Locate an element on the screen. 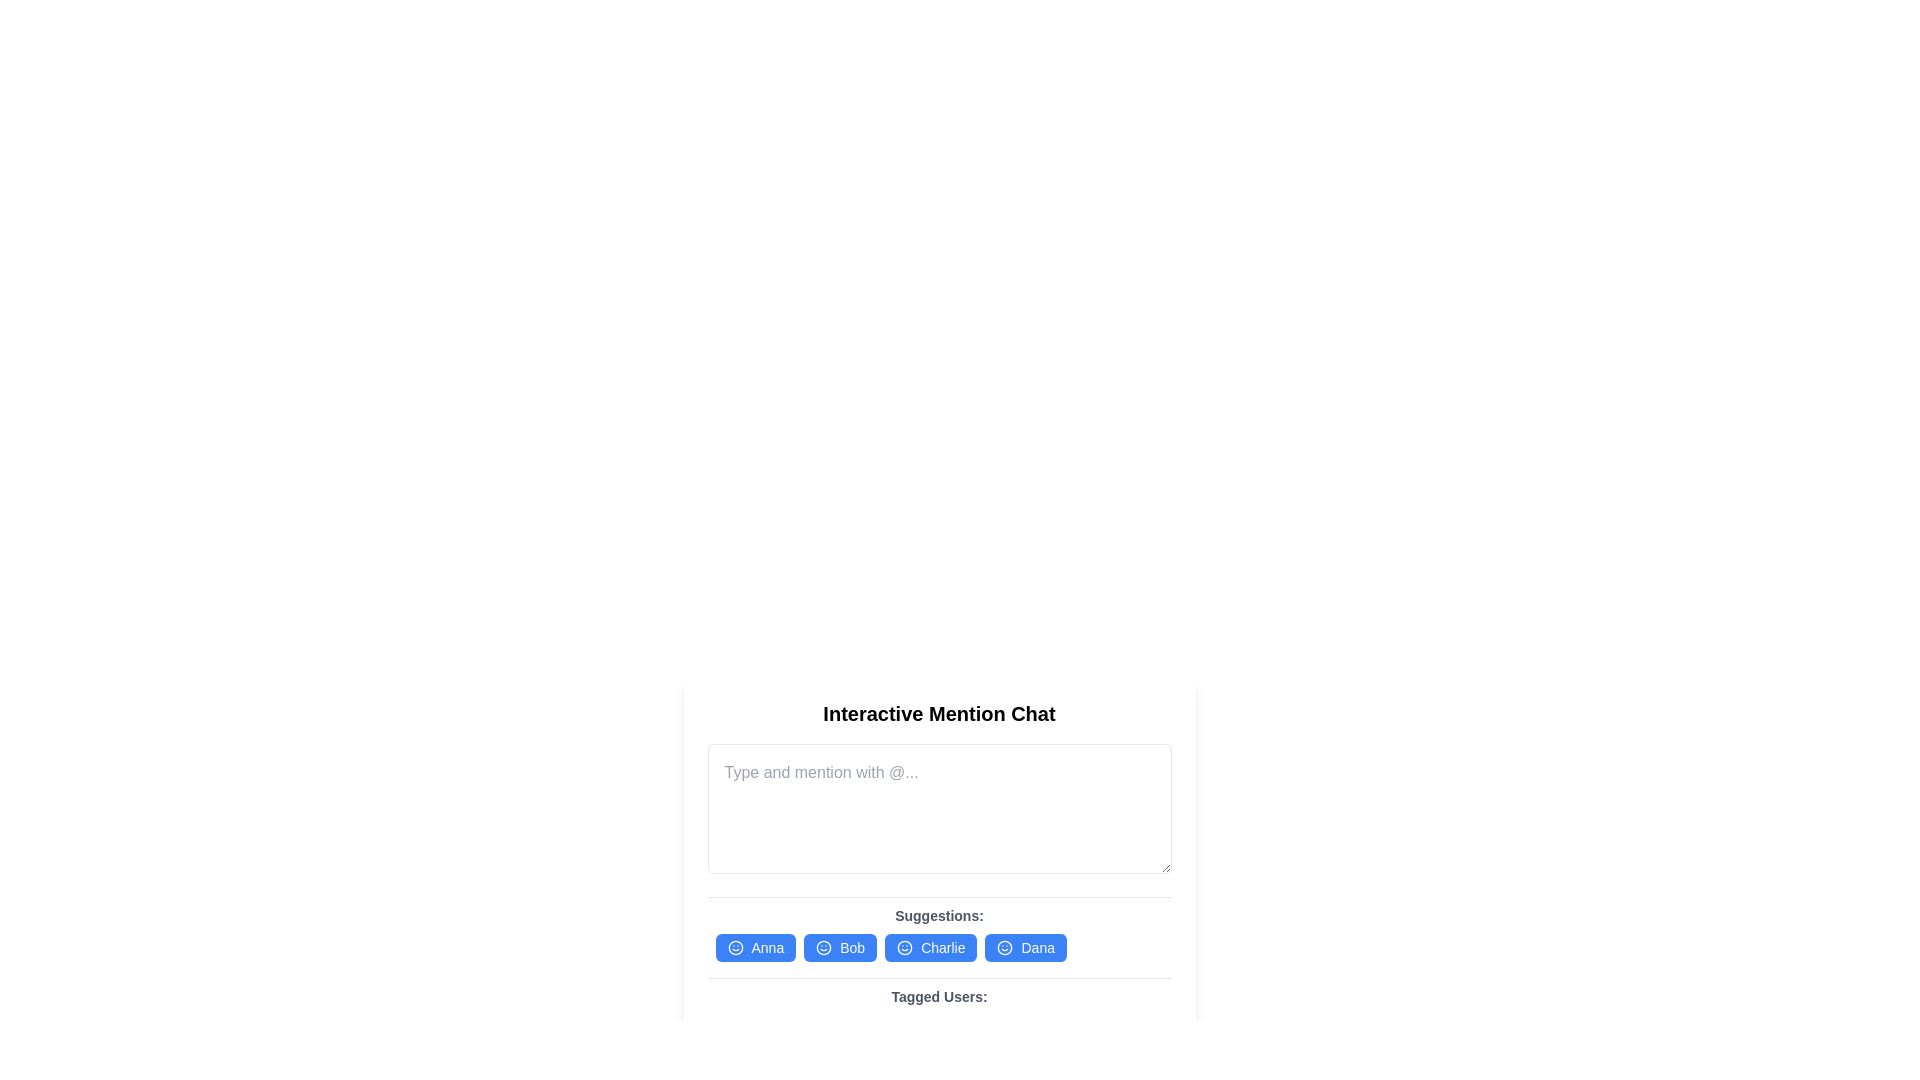 The image size is (1920, 1080). the 'Charlie' button, which is a rectangular button with a blue background and white text is located at coordinates (938, 947).